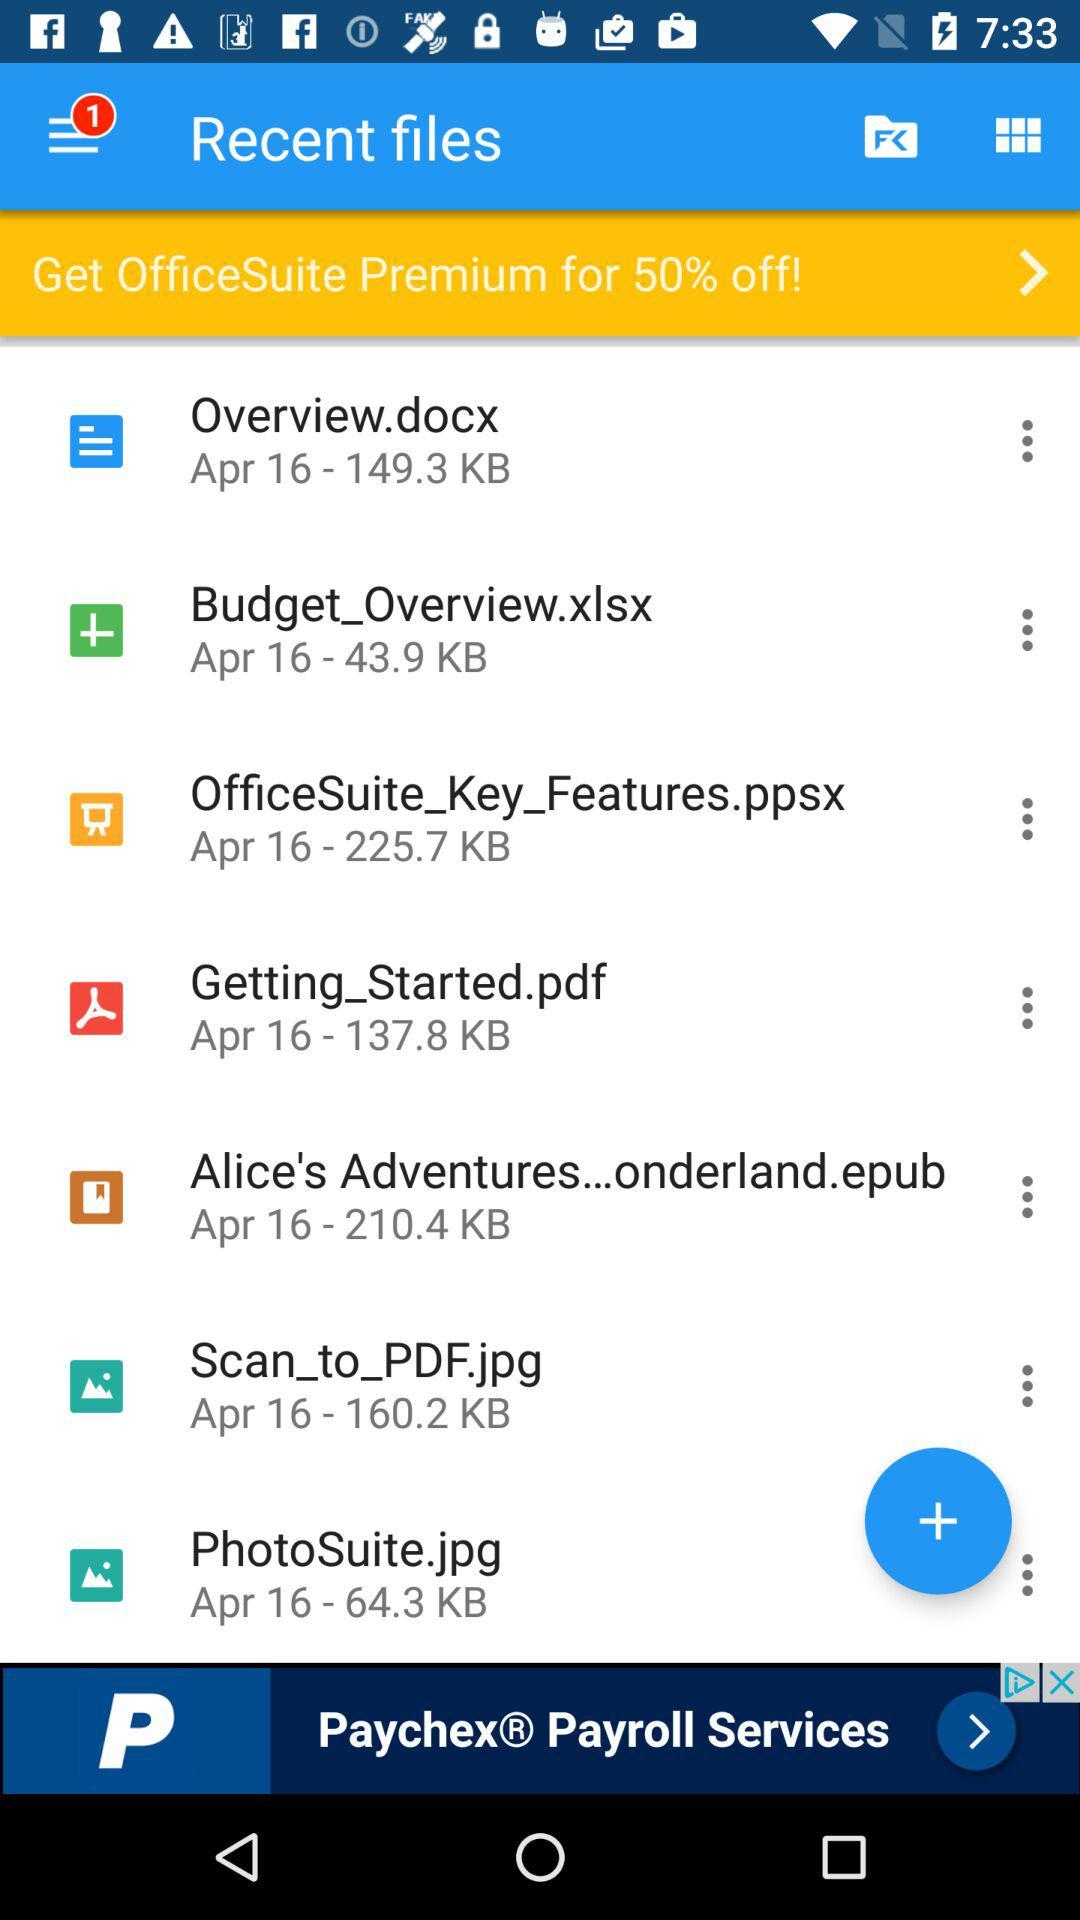 The image size is (1080, 1920). What do you see at coordinates (1027, 440) in the screenshot?
I see `file` at bounding box center [1027, 440].